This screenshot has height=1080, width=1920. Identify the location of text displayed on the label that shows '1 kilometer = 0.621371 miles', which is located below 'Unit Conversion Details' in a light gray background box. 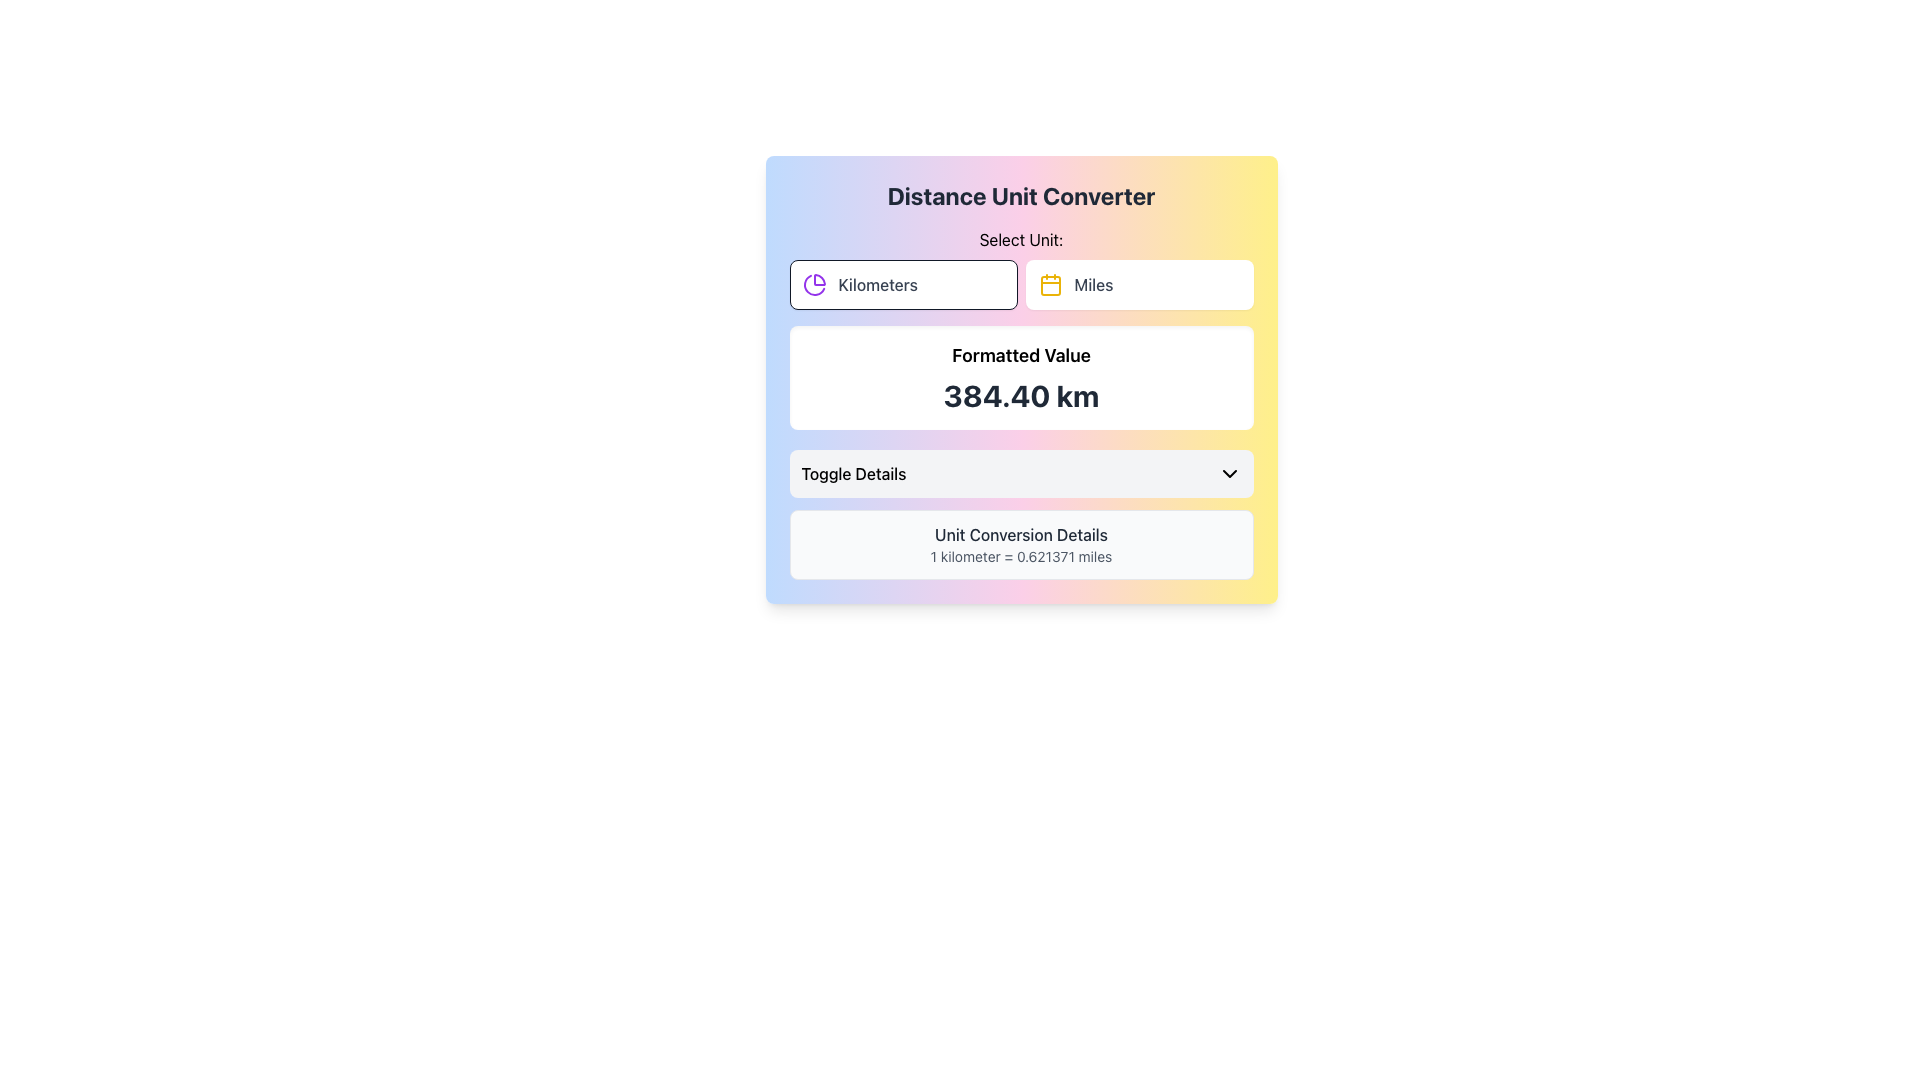
(1021, 556).